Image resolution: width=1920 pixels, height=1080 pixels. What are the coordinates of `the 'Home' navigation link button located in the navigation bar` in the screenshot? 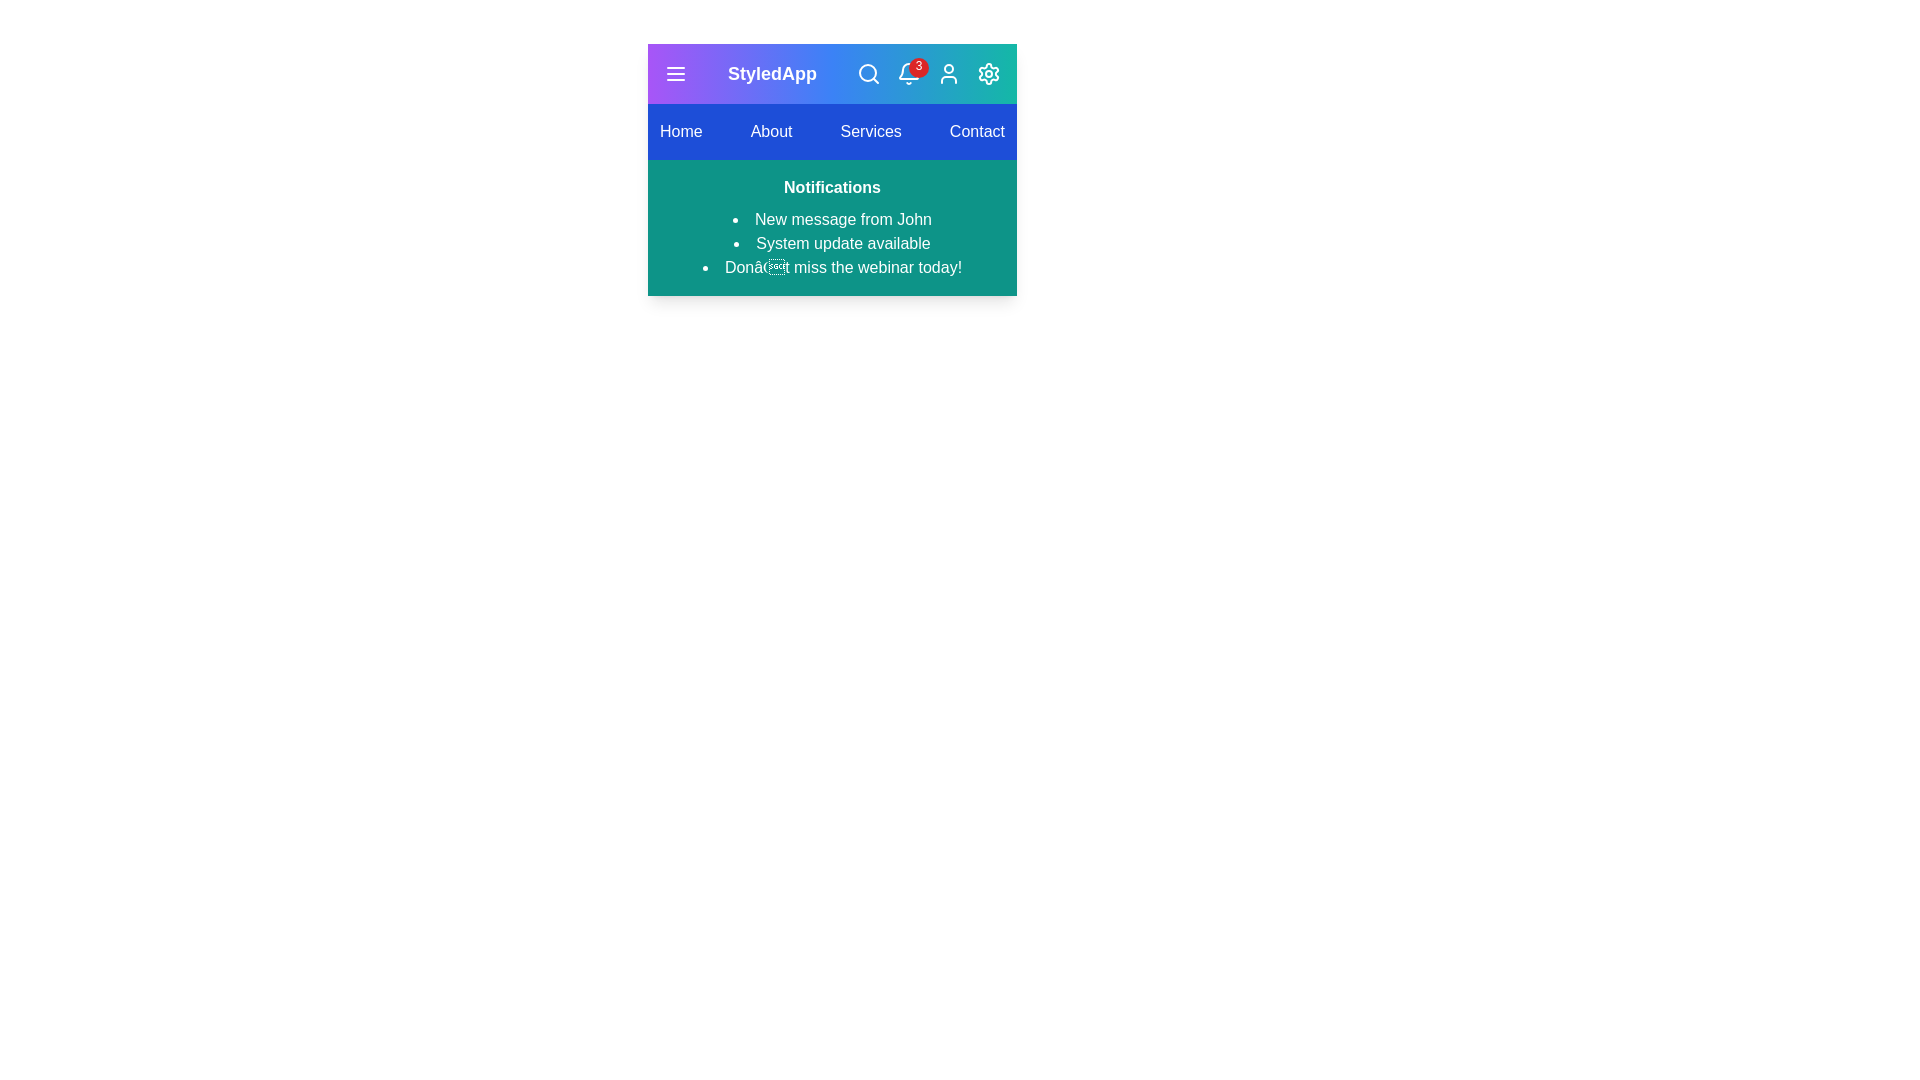 It's located at (681, 131).